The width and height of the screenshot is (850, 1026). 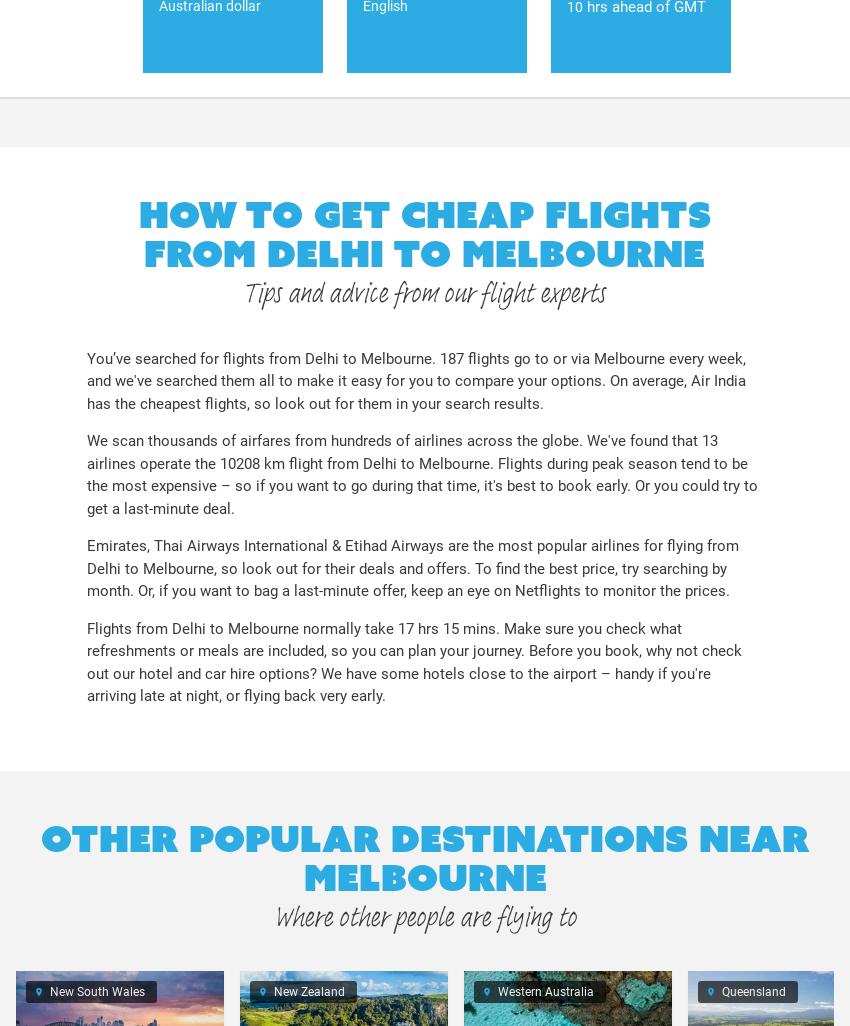 What do you see at coordinates (85, 661) in the screenshot?
I see `'Flights from Delhi to Melbourne normally take 17 hrs 15 mins. Make sure you check what refreshments or meals are included, so you can plan your journey. Before you book, why not check out our hotel and car hire options? We have some hotels close to the airport – handy if you're arriving late at night, or flying back very early.'` at bounding box center [85, 661].